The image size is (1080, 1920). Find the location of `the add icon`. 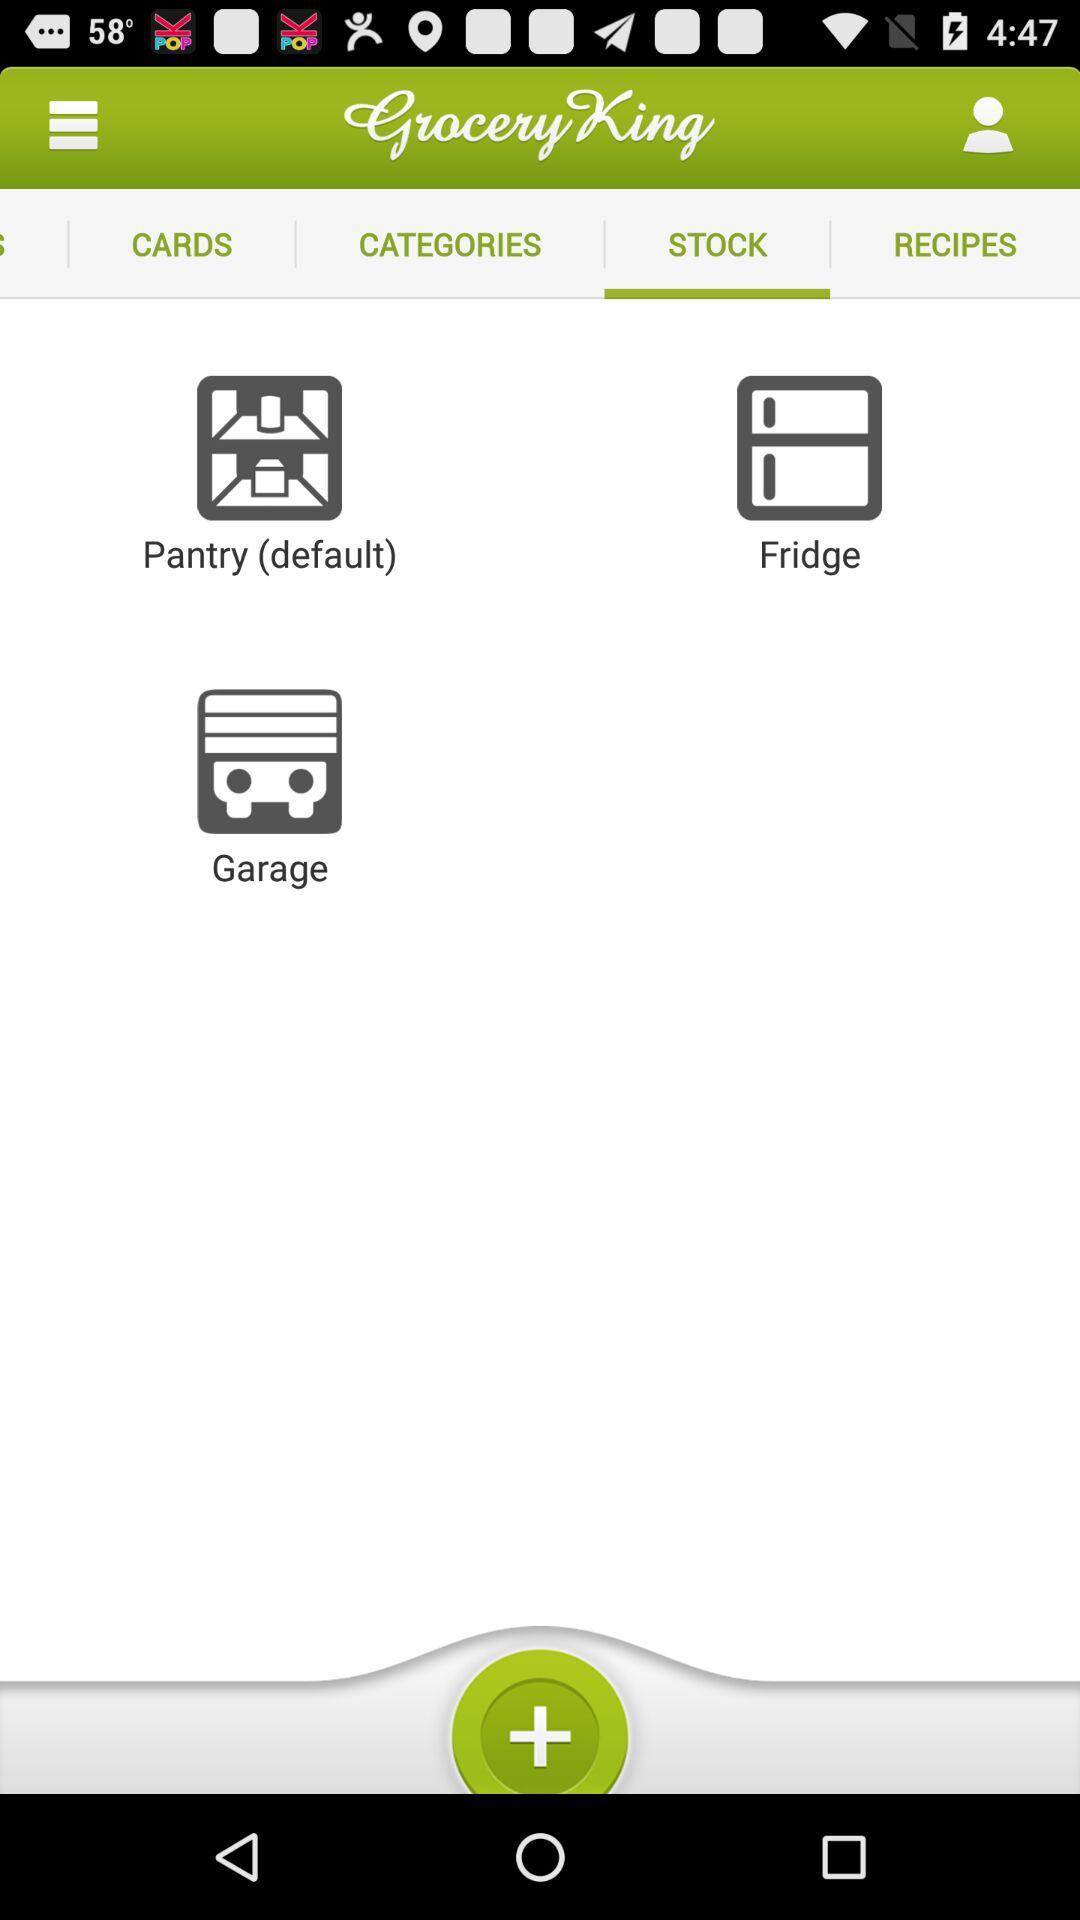

the add icon is located at coordinates (540, 1818).